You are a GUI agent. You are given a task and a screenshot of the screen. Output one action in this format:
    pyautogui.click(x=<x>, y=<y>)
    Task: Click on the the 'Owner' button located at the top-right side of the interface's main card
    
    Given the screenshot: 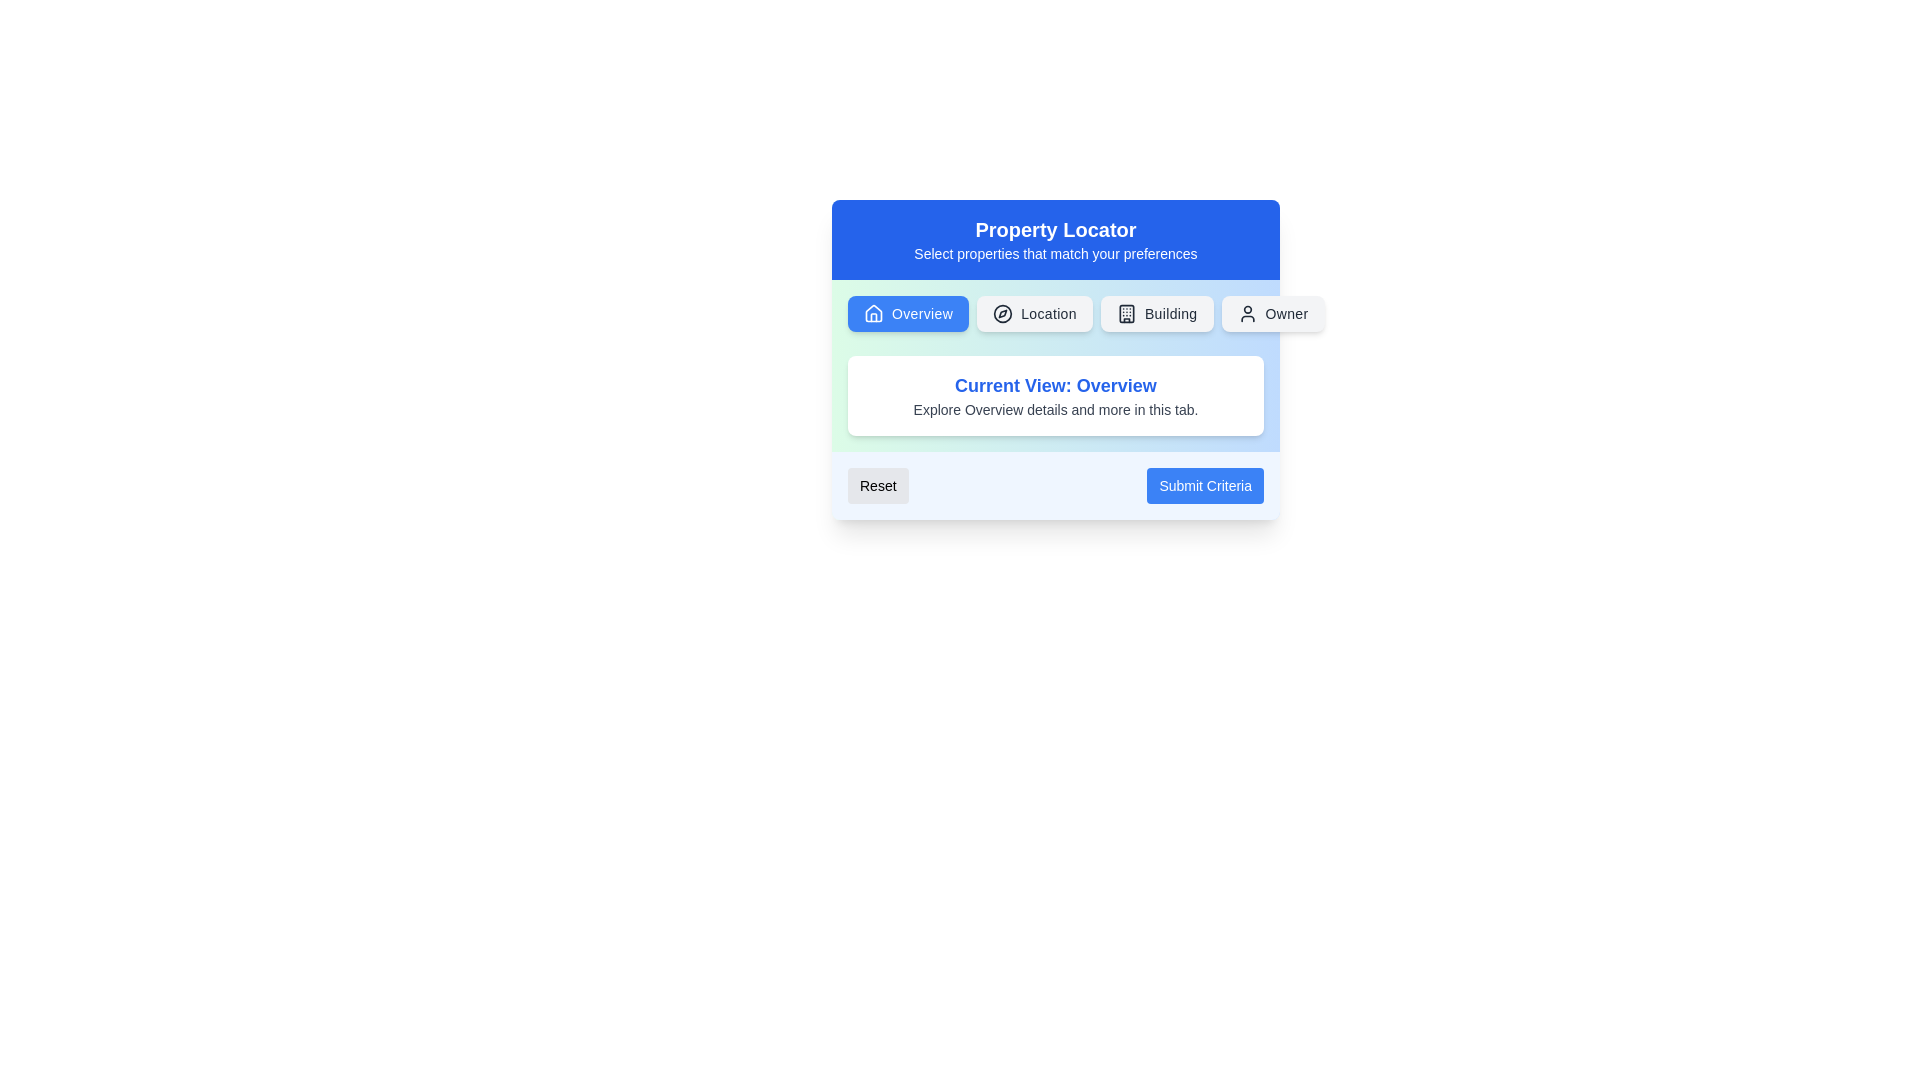 What is the action you would take?
    pyautogui.click(x=1271, y=313)
    